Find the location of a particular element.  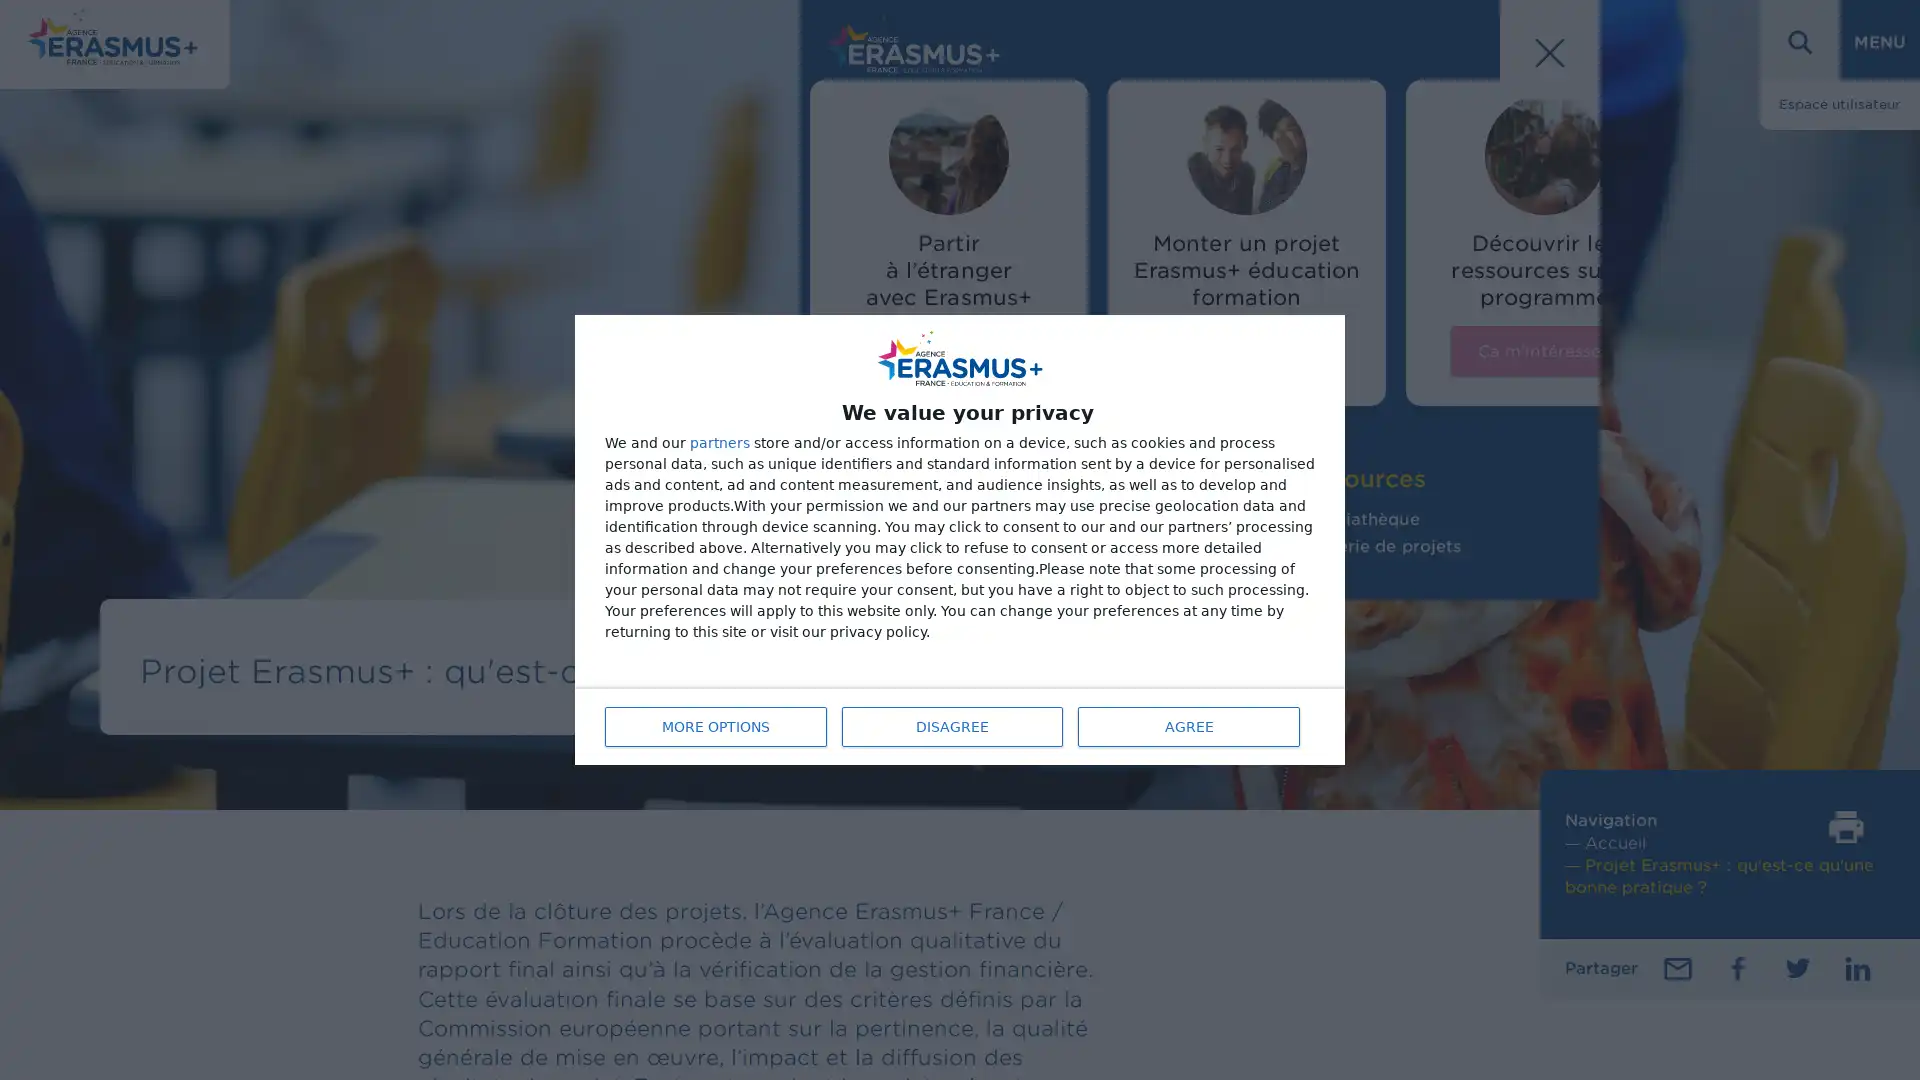

AGREE is located at coordinates (1189, 725).